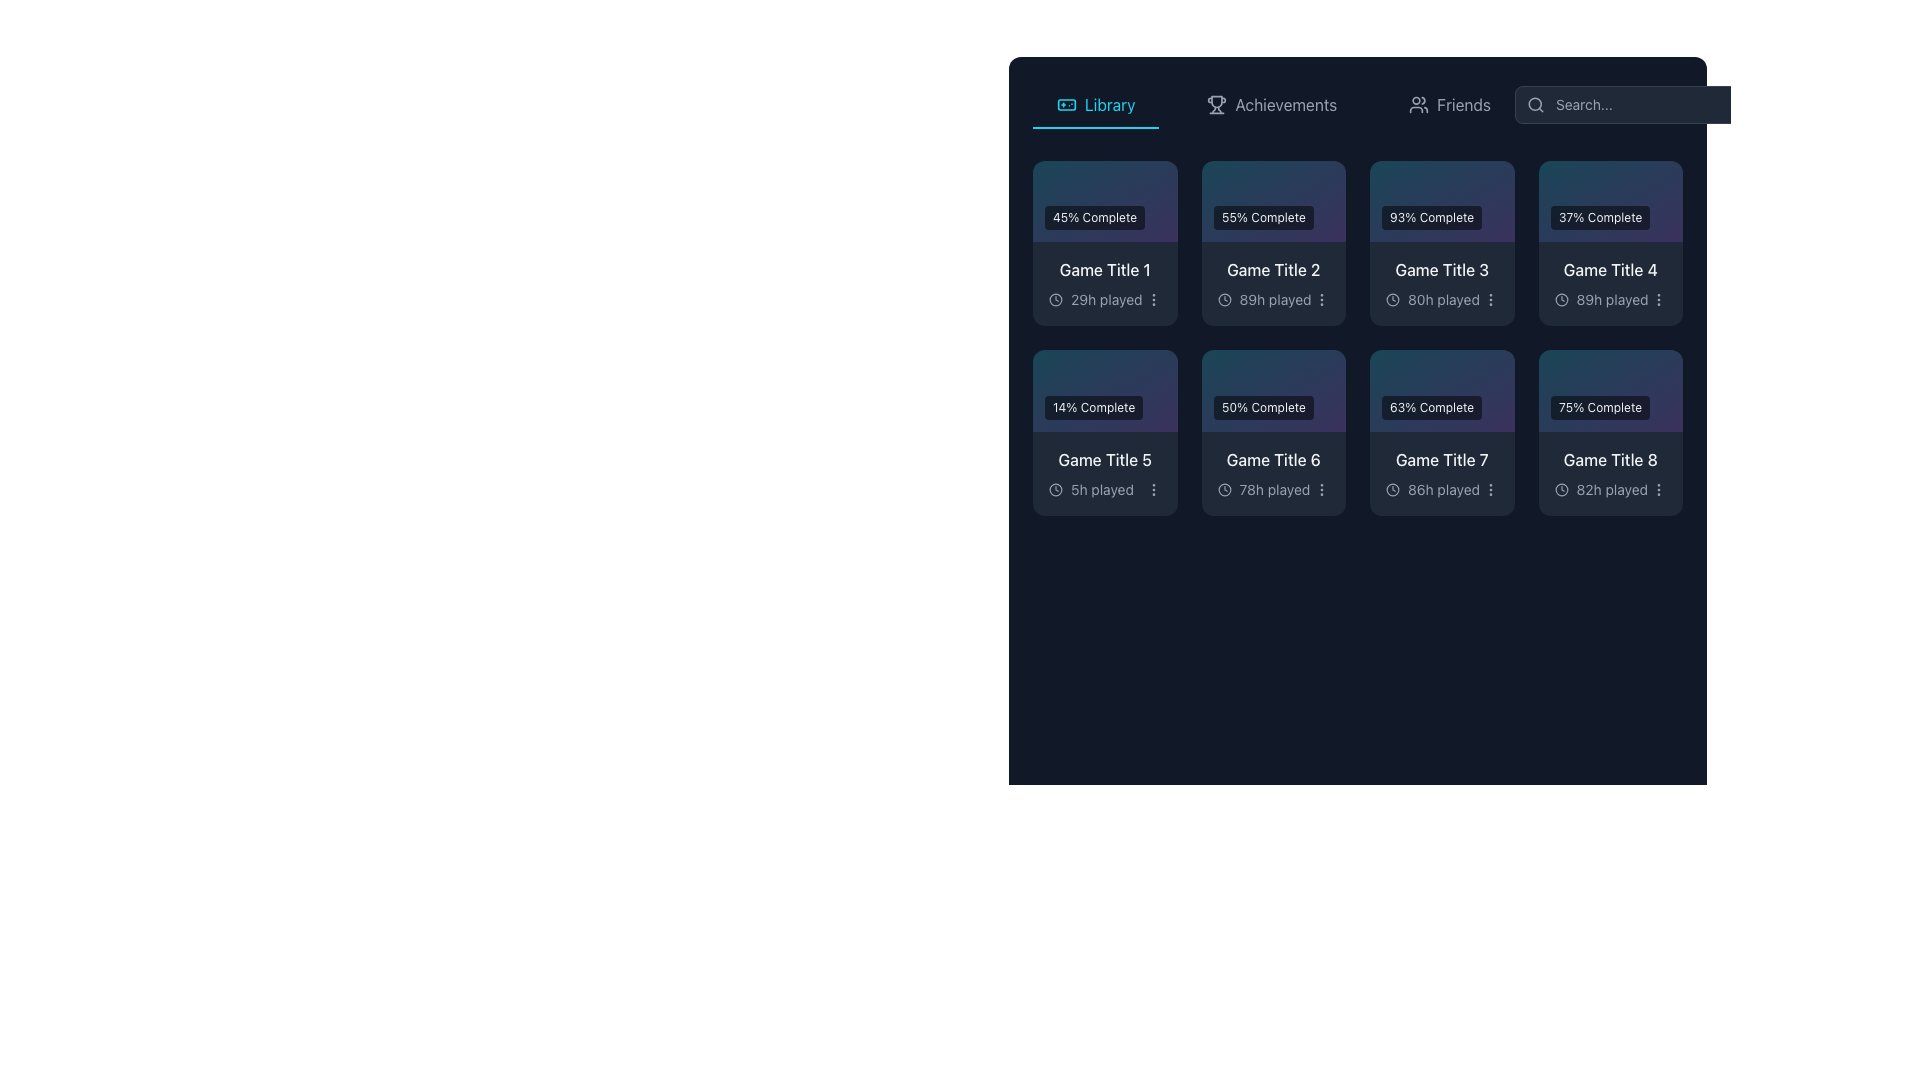 The height and width of the screenshot is (1080, 1920). Describe the element at coordinates (1610, 270) in the screenshot. I see `the text label displaying 'Game Title 4', which is styled in white font and positioned on a dark background, located within the top-right game card under the '37% Complete' label and above the '89h played' text` at that location.